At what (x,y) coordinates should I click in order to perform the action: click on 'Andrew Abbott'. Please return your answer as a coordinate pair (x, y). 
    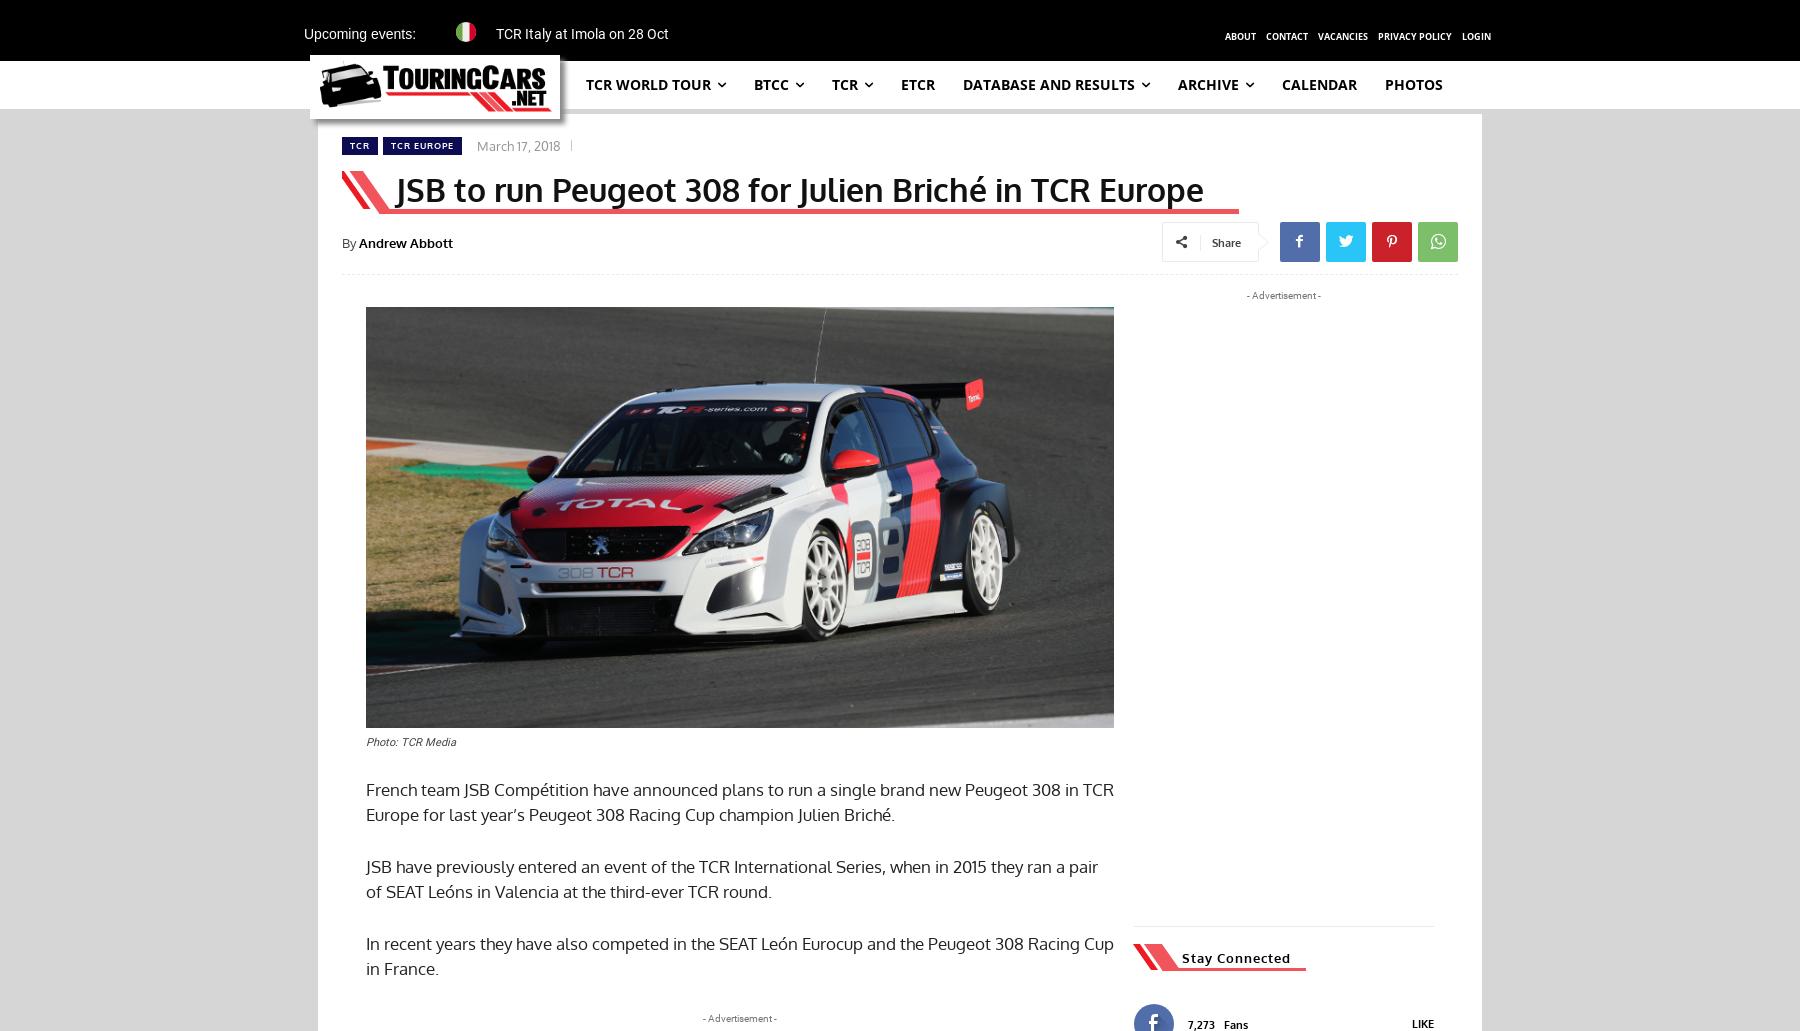
    Looking at the image, I should click on (406, 241).